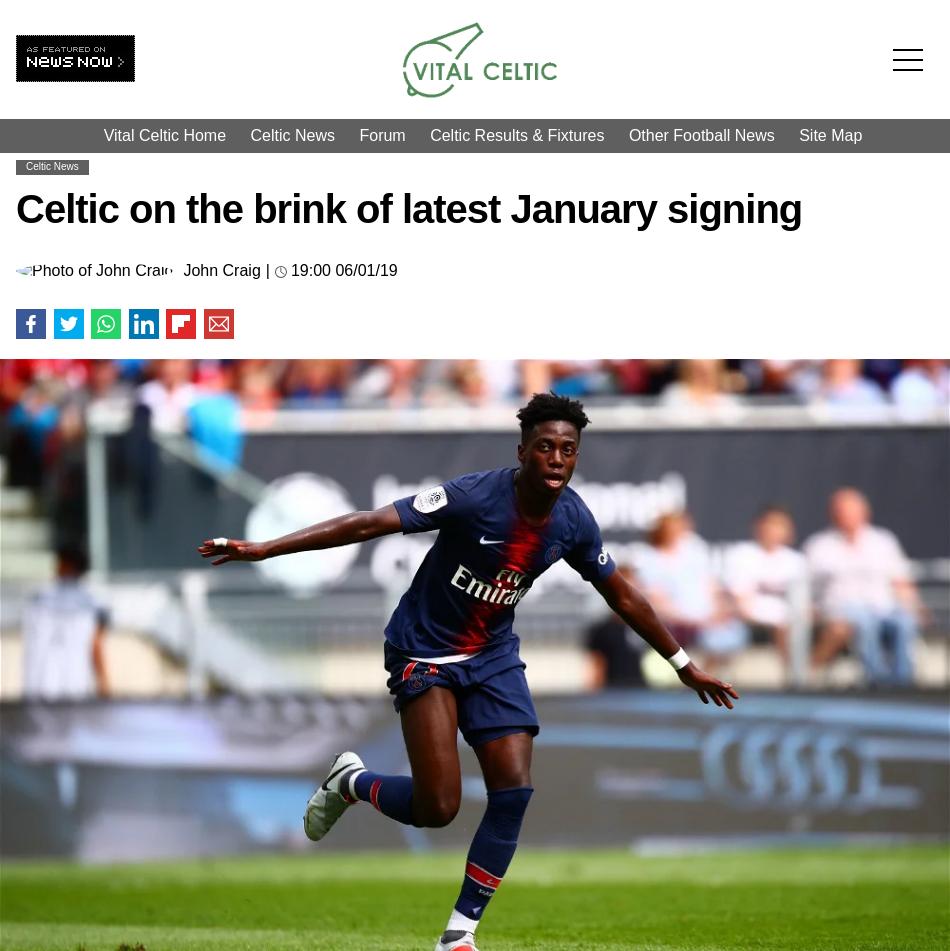 The height and width of the screenshot is (951, 950). Describe the element at coordinates (164, 135) in the screenshot. I see `'Vital Celtic Home'` at that location.